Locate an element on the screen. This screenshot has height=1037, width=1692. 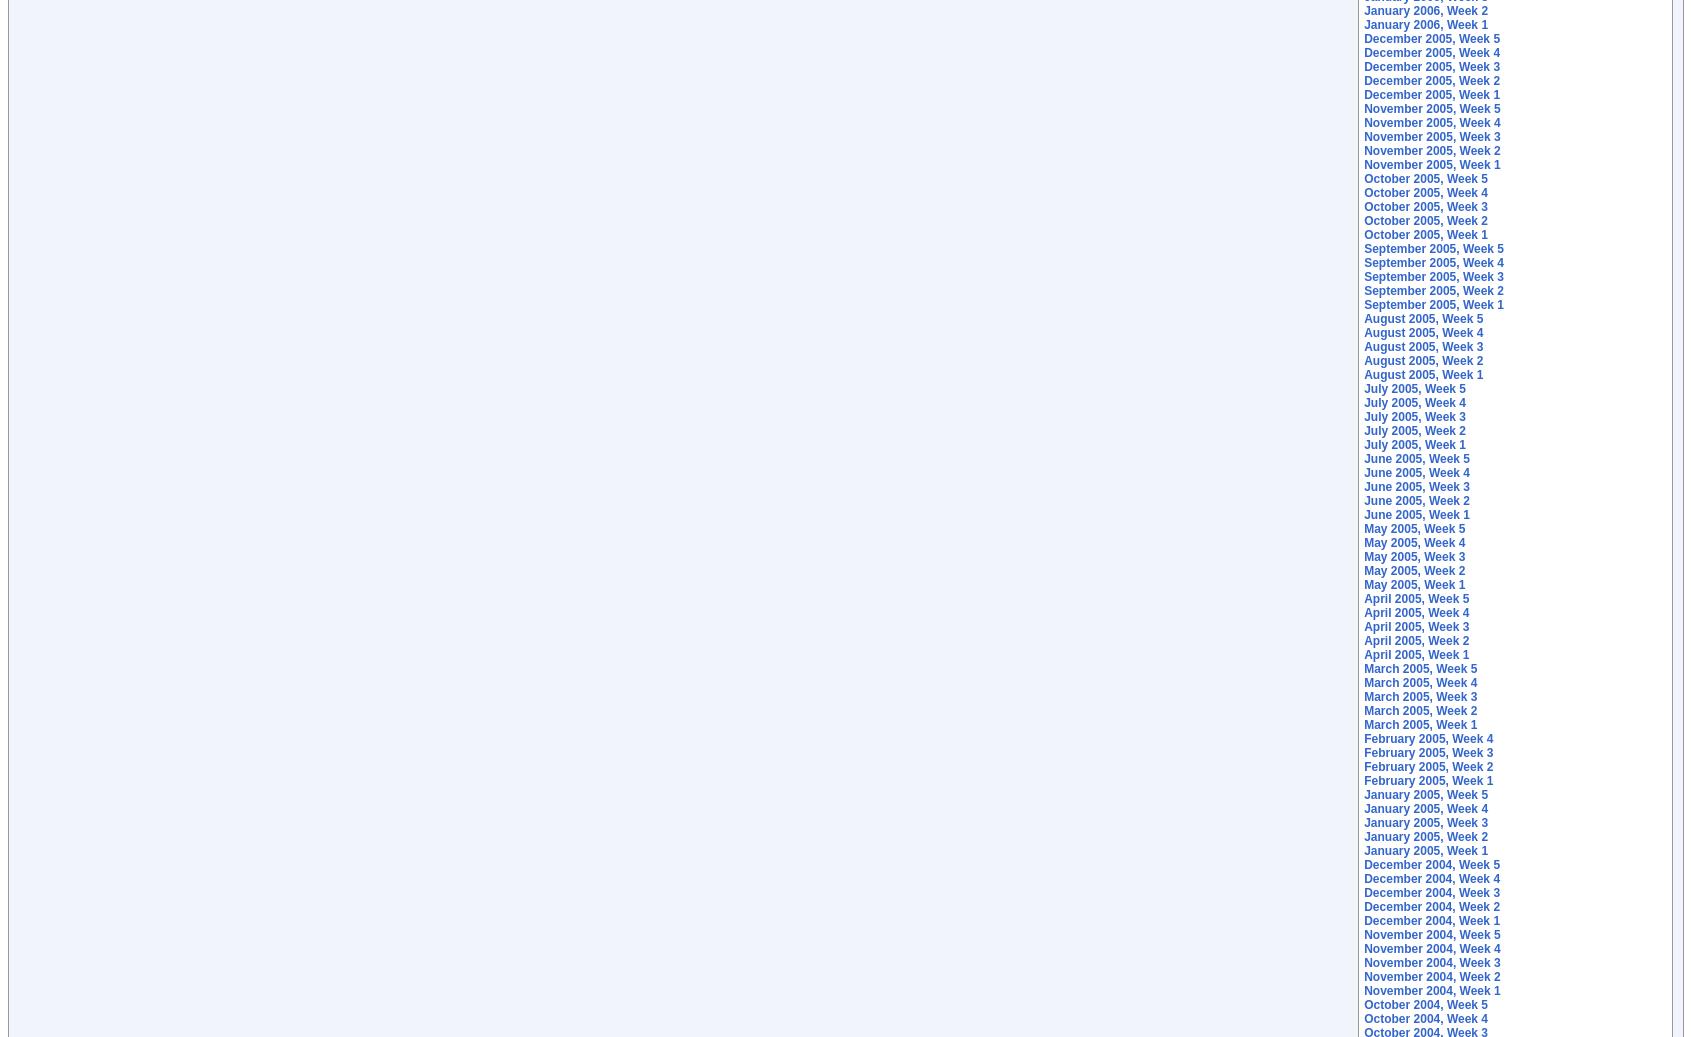
'September 2005, Week 4' is located at coordinates (1432, 261).